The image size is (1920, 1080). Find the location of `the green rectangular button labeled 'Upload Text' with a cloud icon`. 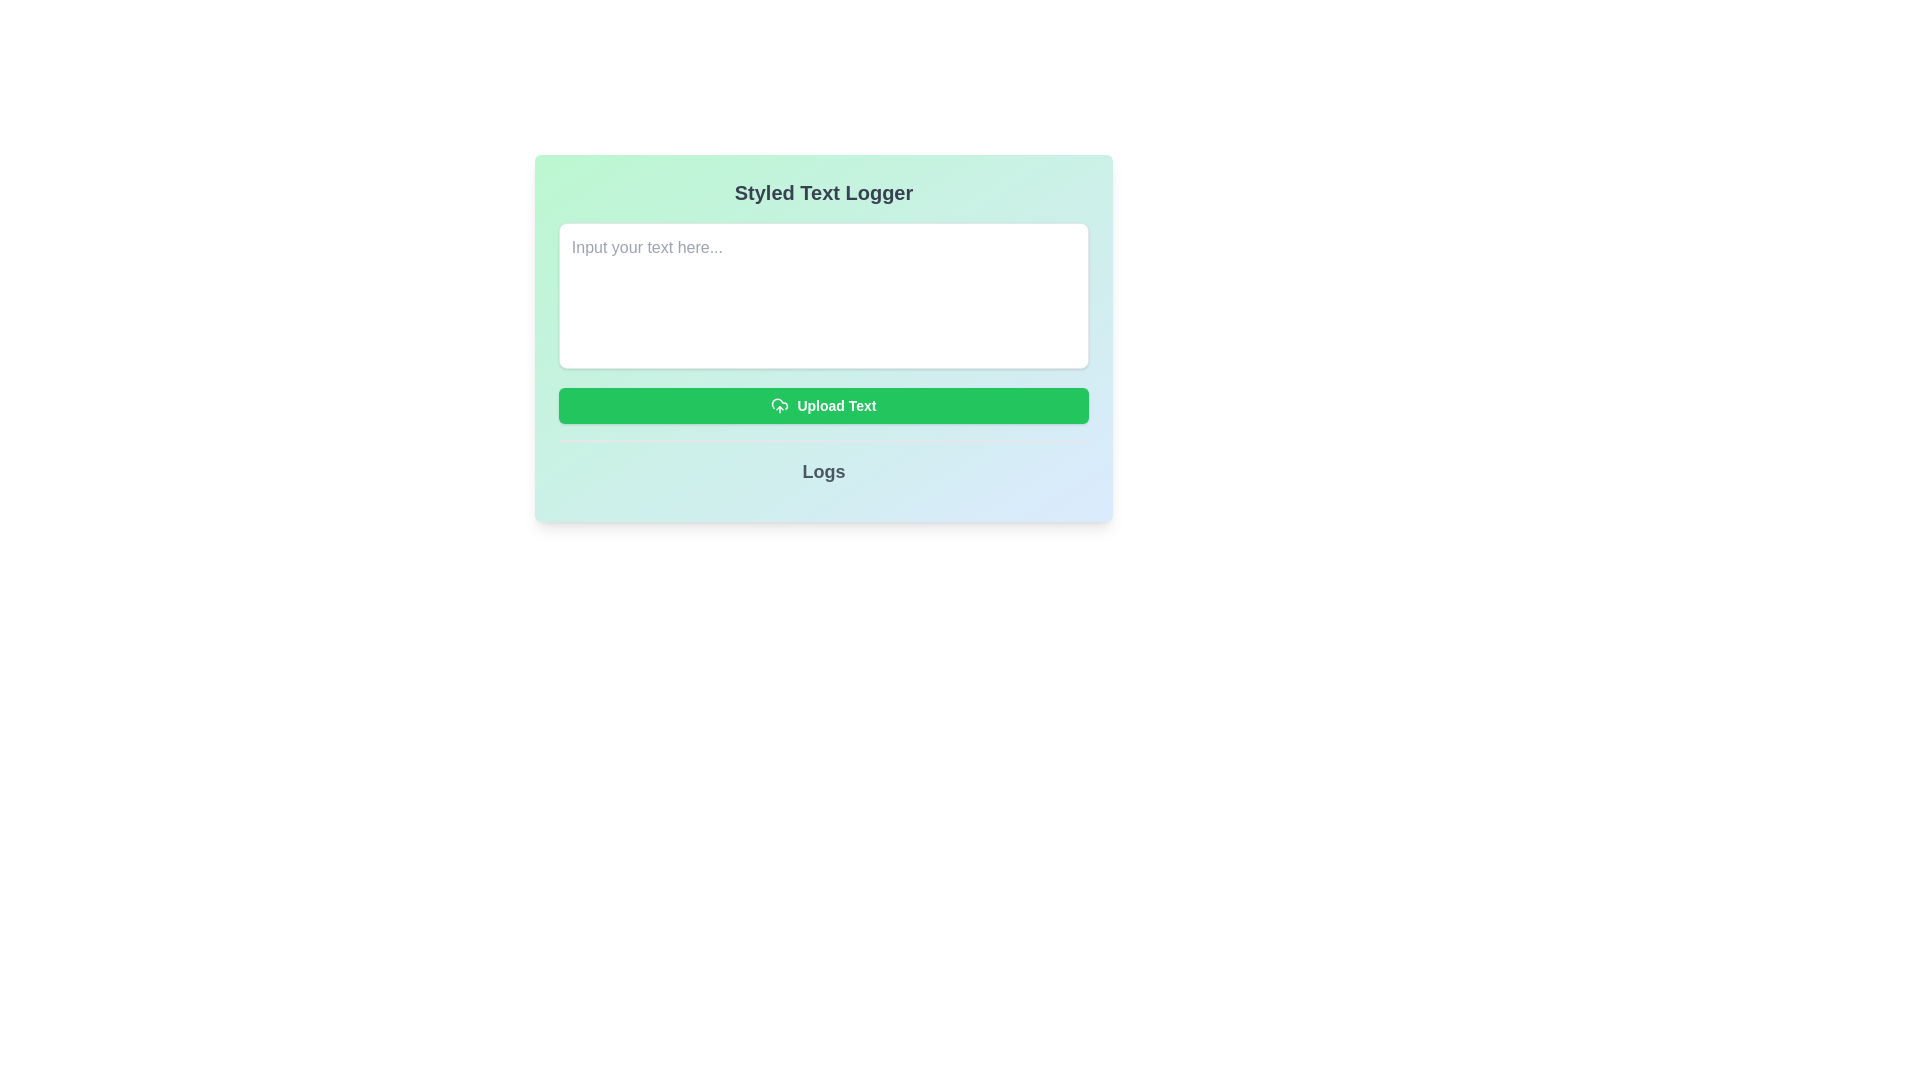

the green rectangular button labeled 'Upload Text' with a cloud icon is located at coordinates (824, 405).